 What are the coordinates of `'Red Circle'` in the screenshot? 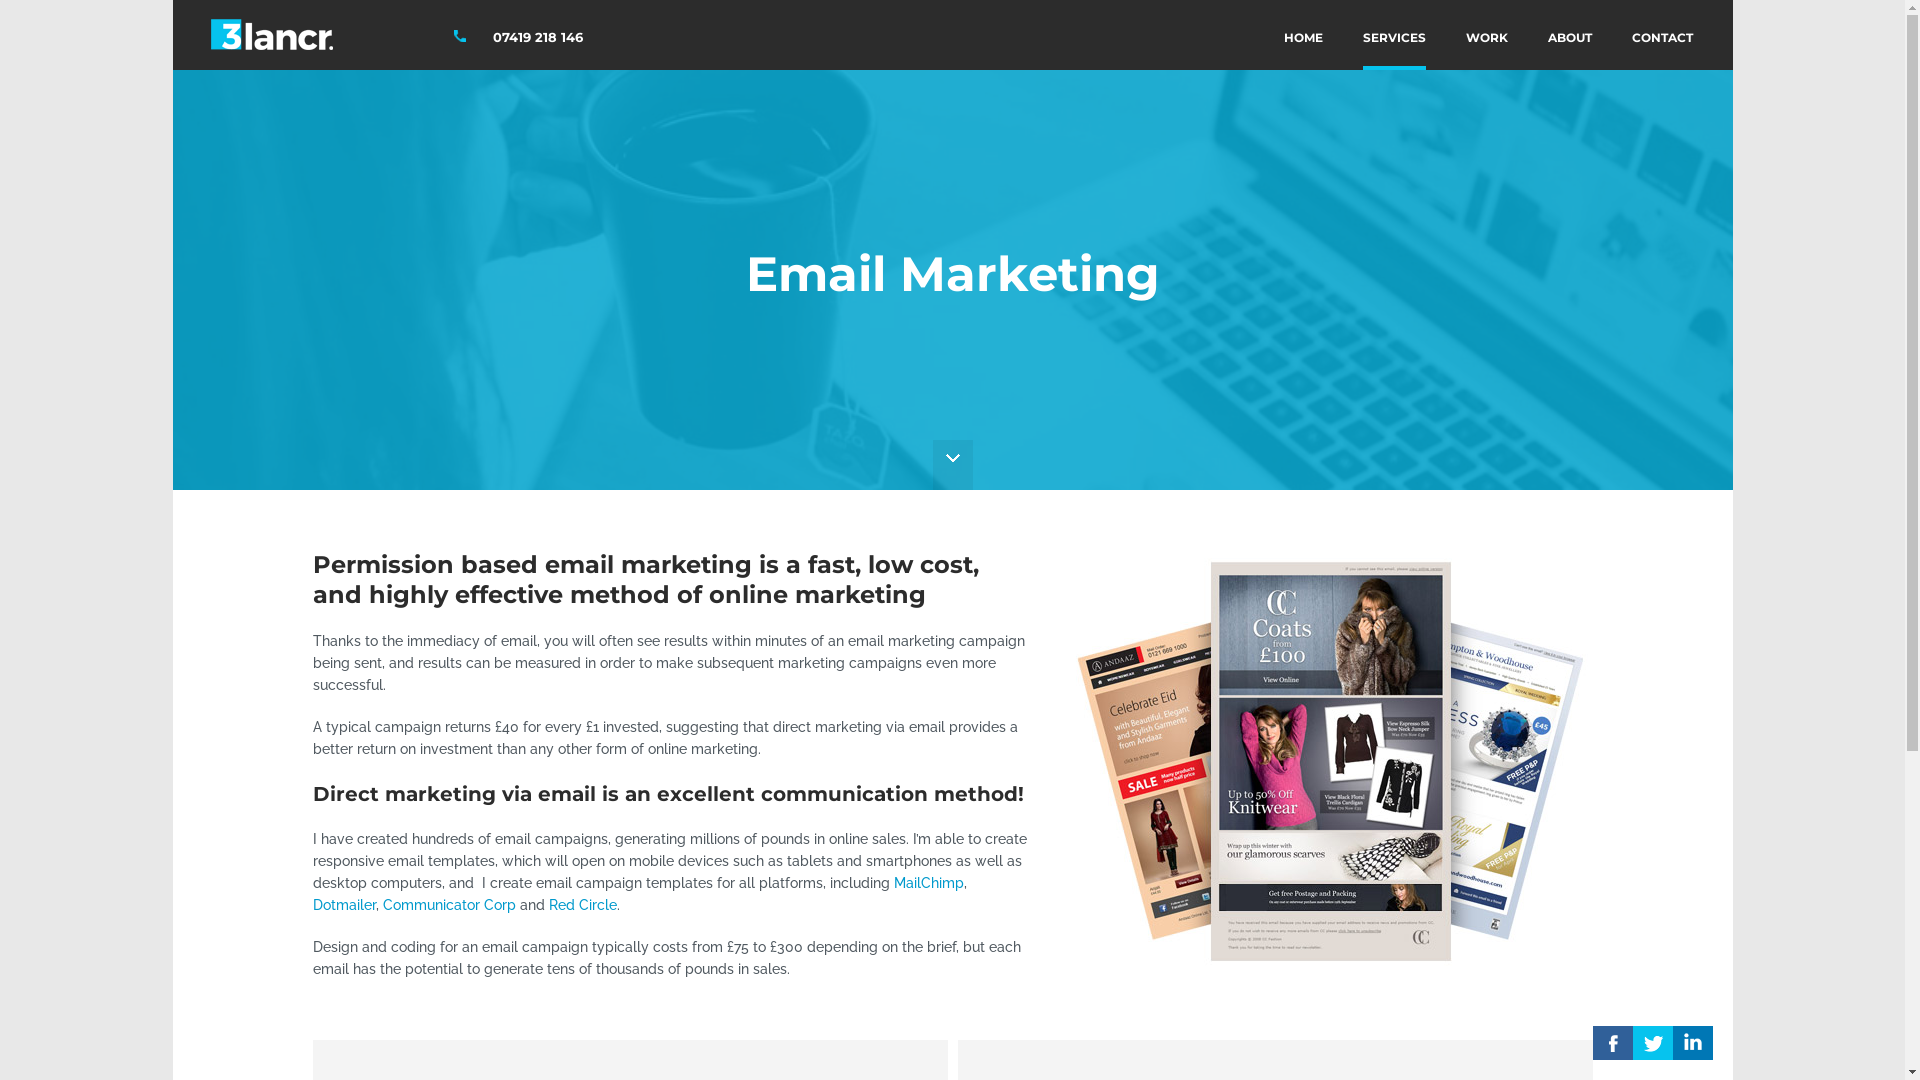 It's located at (580, 905).